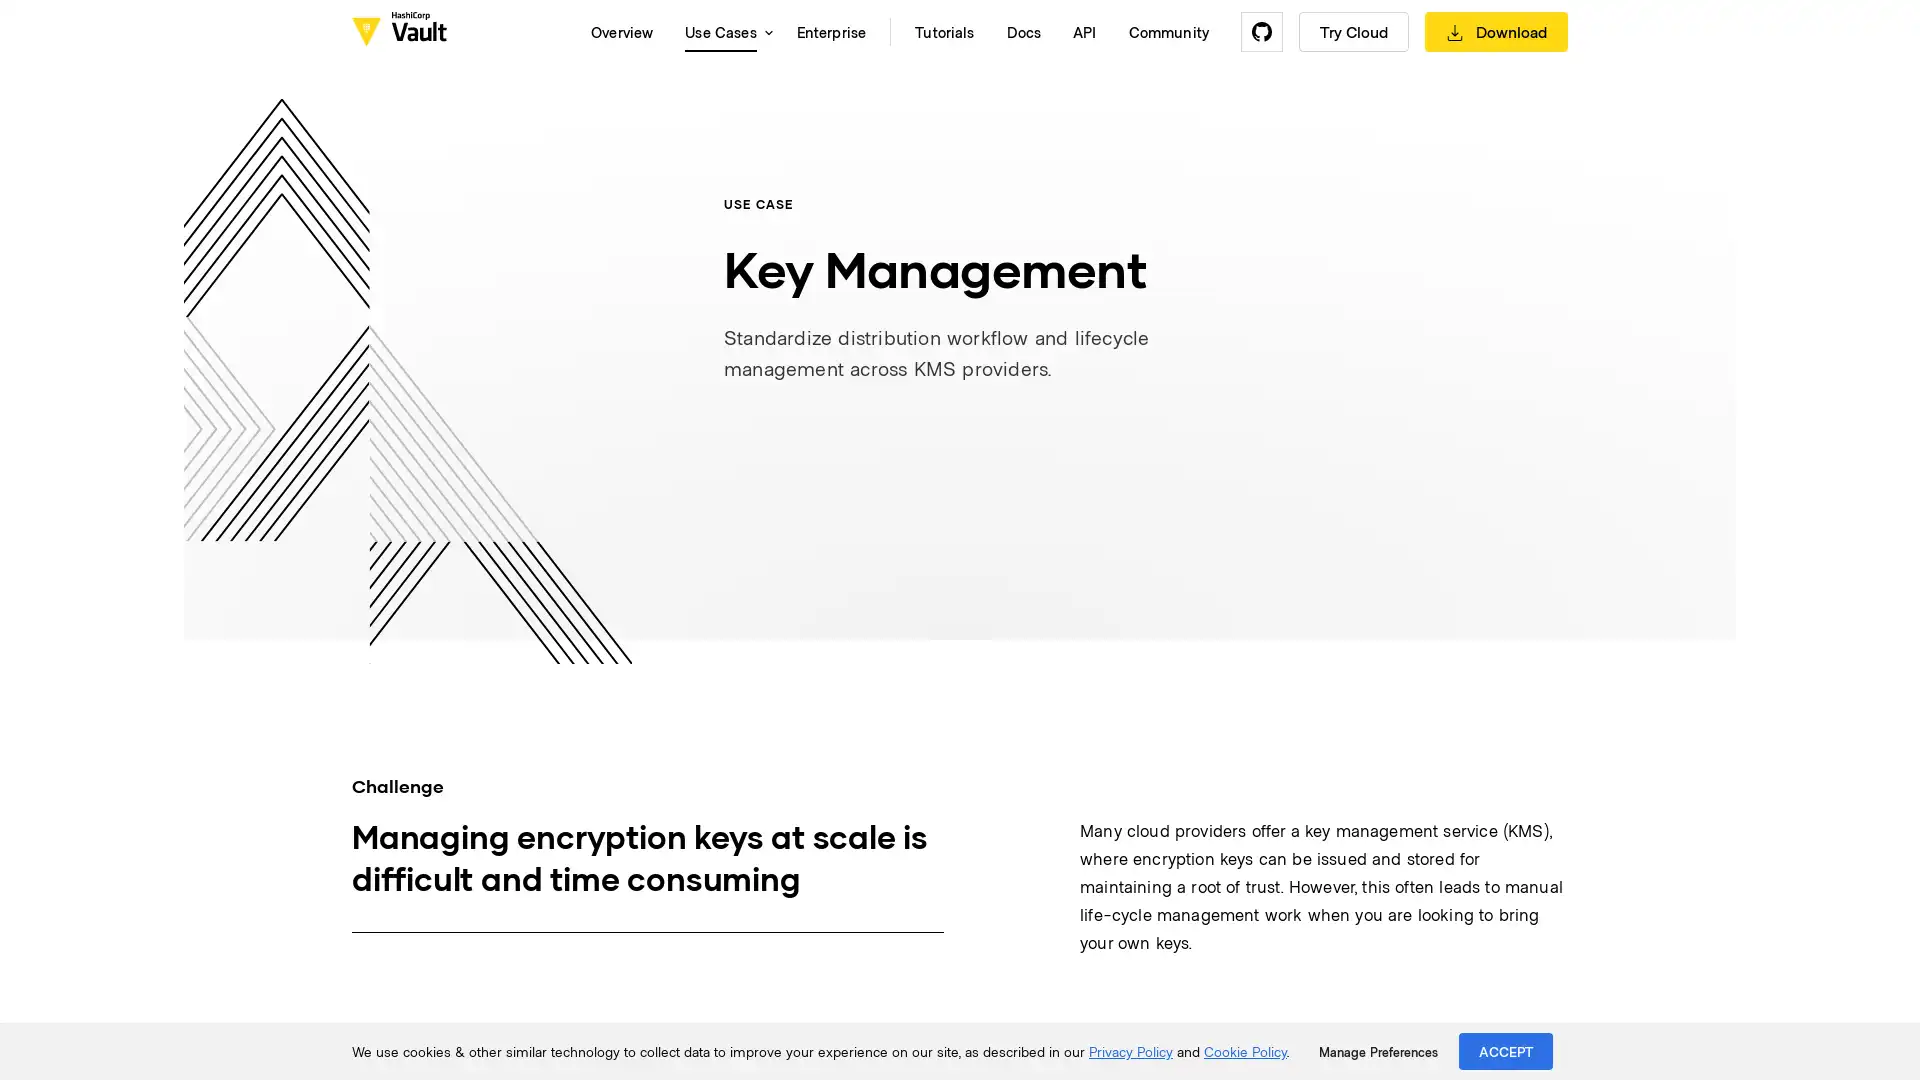 This screenshot has height=1080, width=1920. Describe the element at coordinates (723, 31) in the screenshot. I see `Use Cases` at that location.